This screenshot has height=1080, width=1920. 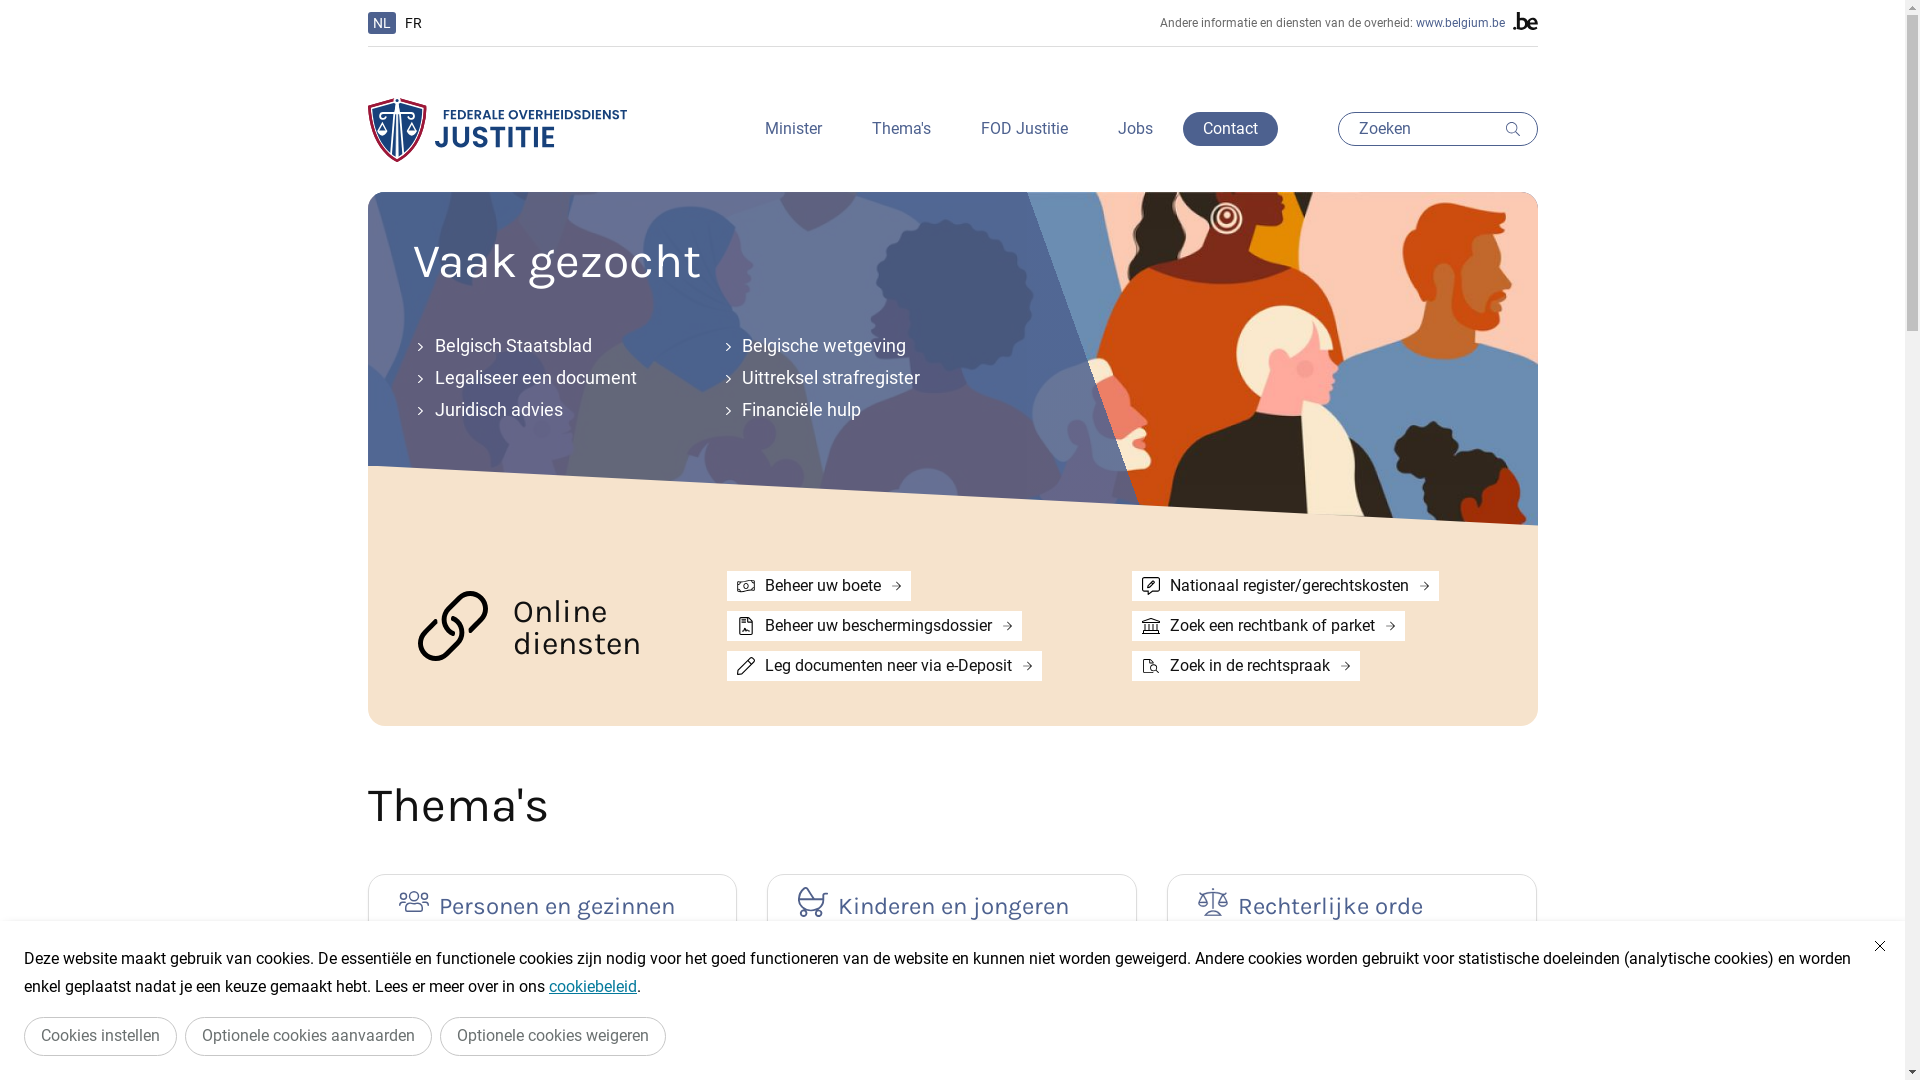 What do you see at coordinates (950, 903) in the screenshot?
I see `'Kinderen en jongeren'` at bounding box center [950, 903].